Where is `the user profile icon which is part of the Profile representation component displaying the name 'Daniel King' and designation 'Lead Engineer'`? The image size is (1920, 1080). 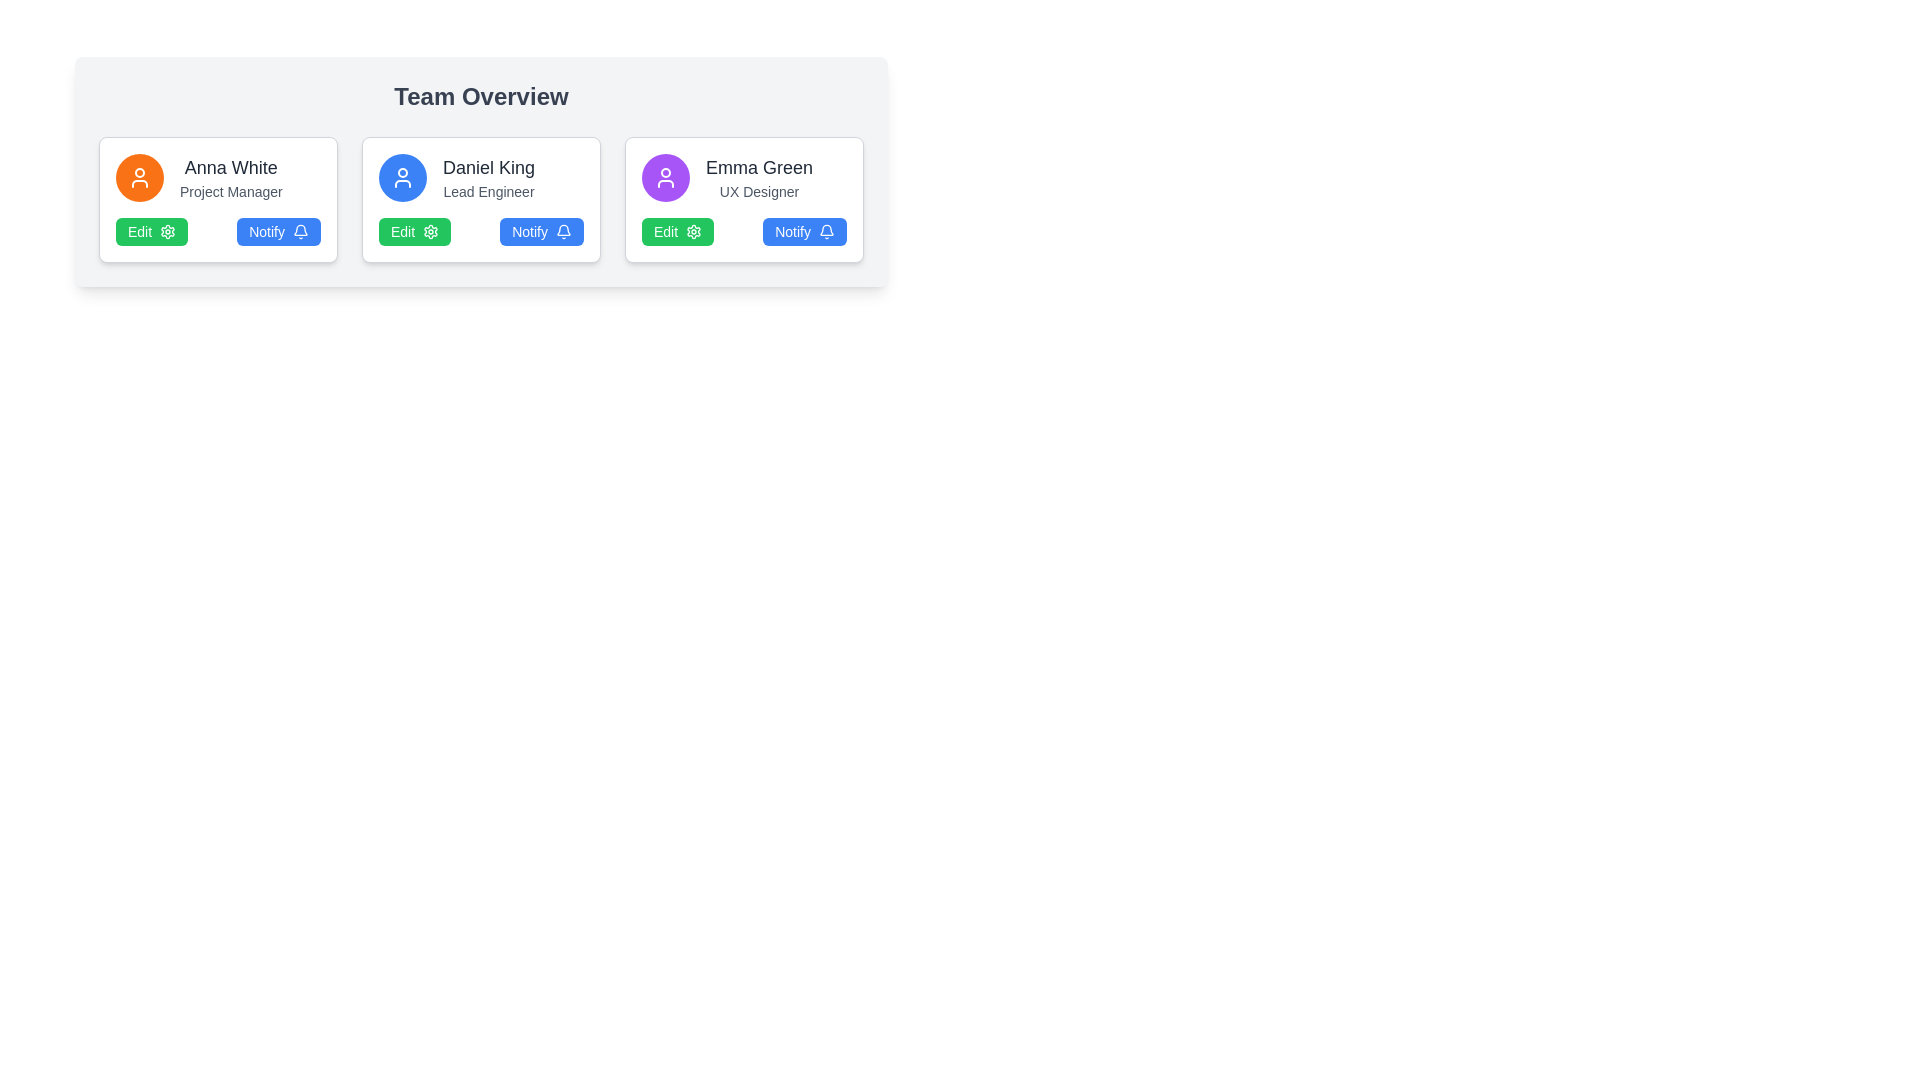 the user profile icon which is part of the Profile representation component displaying the name 'Daniel King' and designation 'Lead Engineer' is located at coordinates (481, 176).